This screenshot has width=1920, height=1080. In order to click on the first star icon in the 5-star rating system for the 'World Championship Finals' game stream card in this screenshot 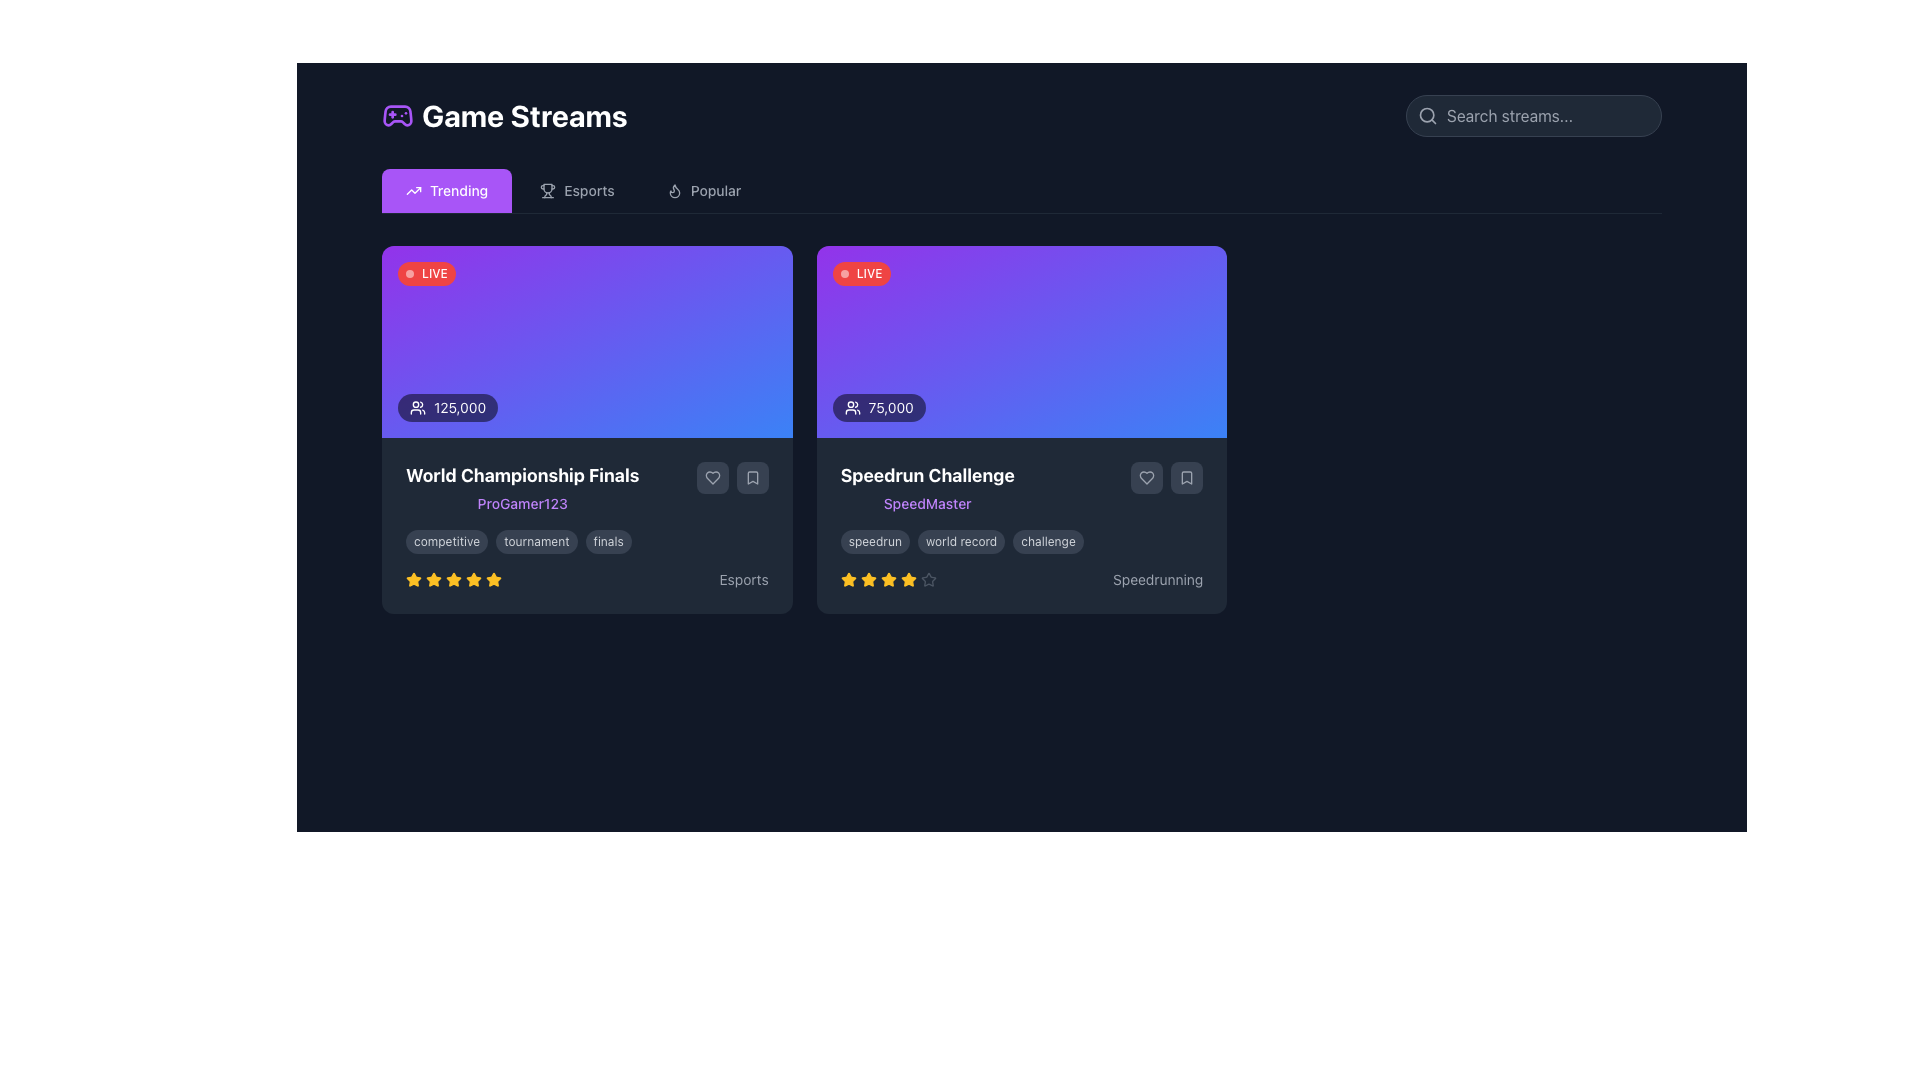, I will do `click(432, 579)`.